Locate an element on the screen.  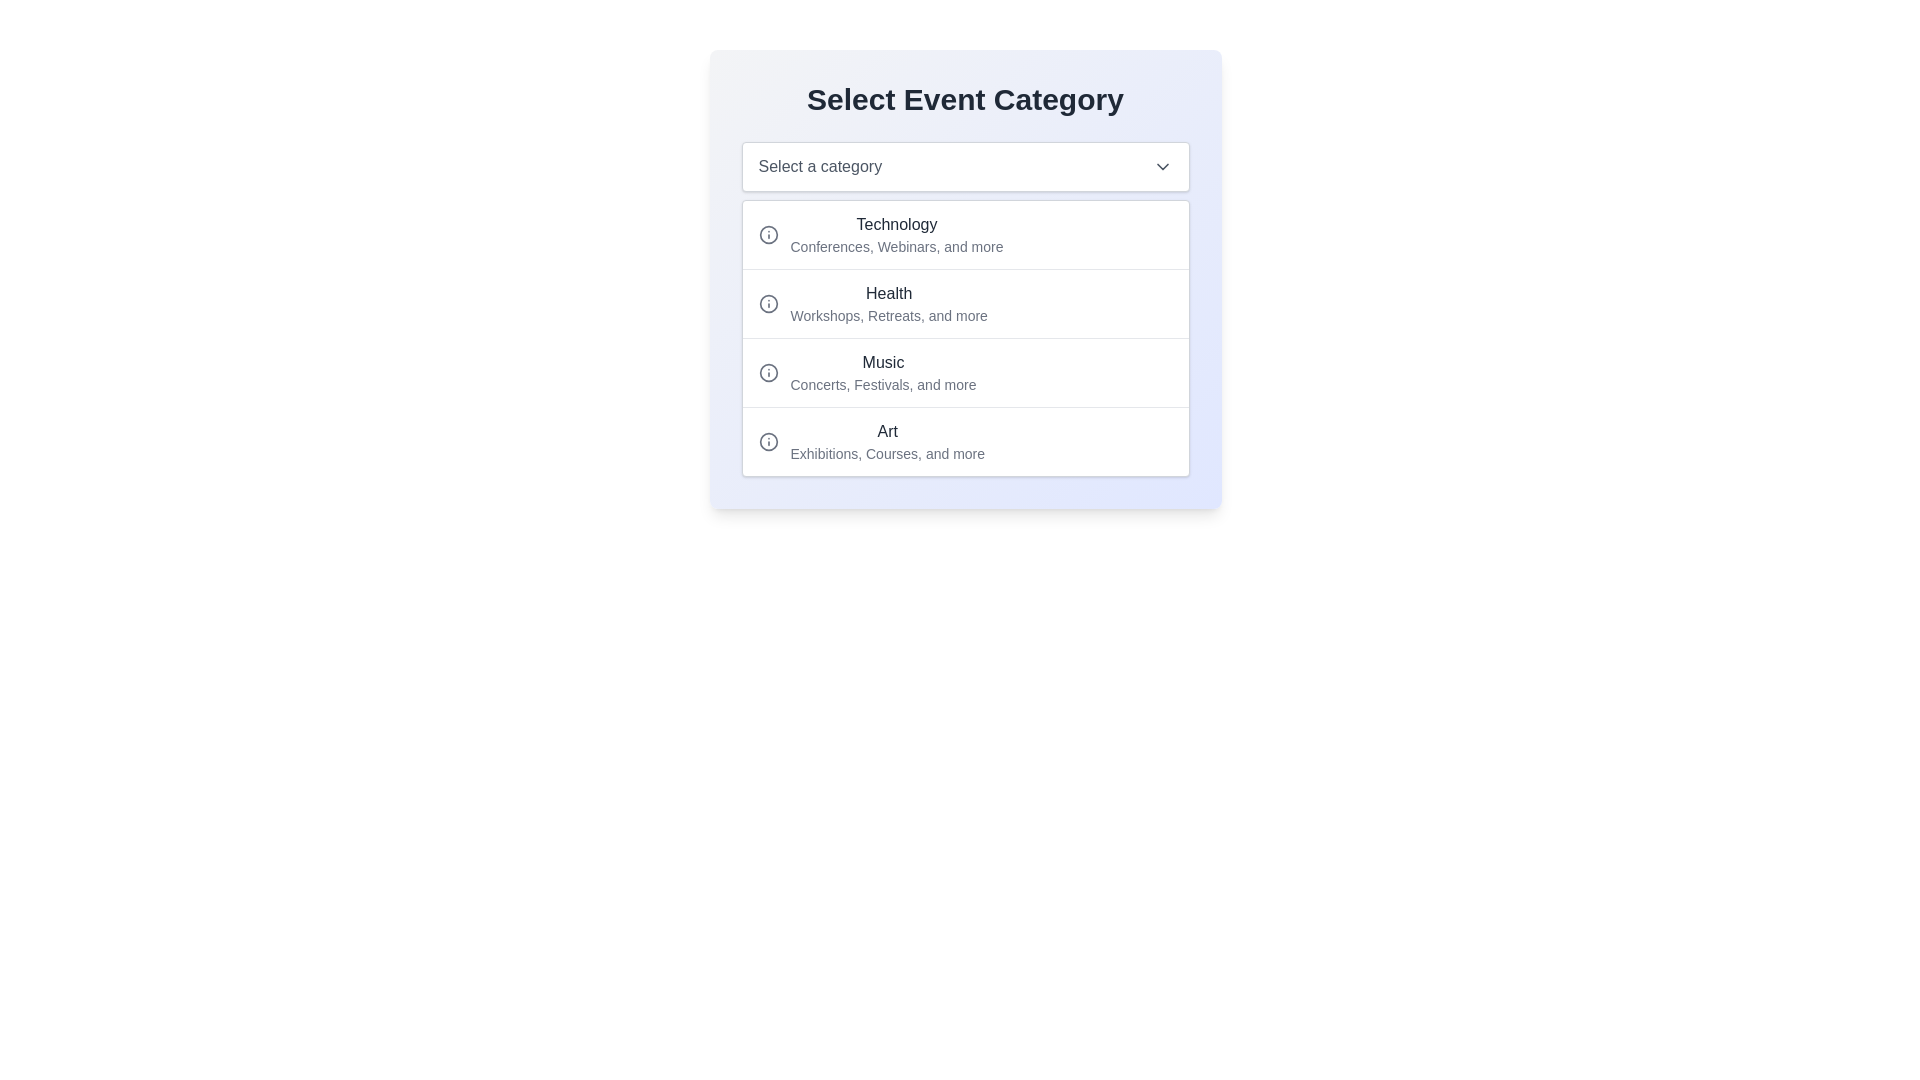
the drop-down menu icon located to the far-right of the 'Select a category' section is located at coordinates (1162, 165).